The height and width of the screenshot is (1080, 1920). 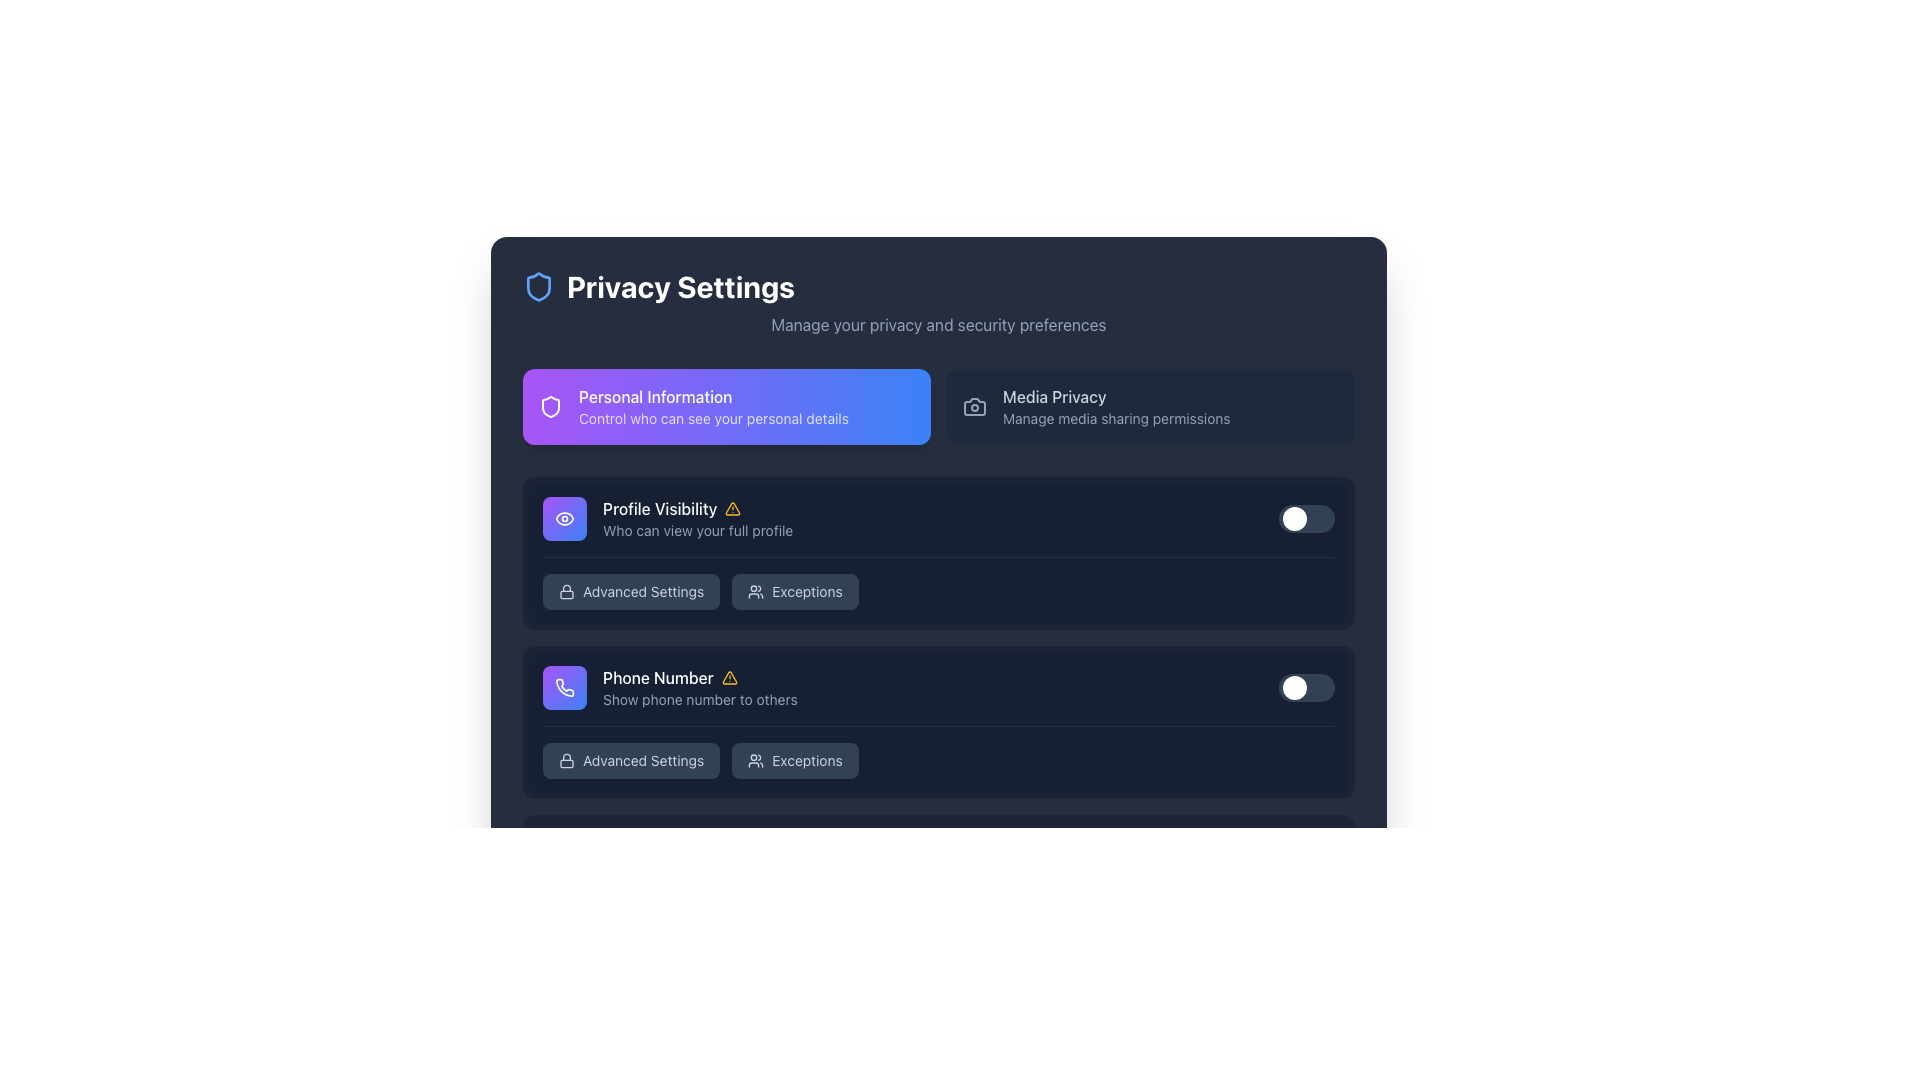 I want to click on and interpret the information presented in the 'Profile Visibility' informational label, which includes a bold heading and a subtitle about profile viewing permissions, so click(x=698, y=518).